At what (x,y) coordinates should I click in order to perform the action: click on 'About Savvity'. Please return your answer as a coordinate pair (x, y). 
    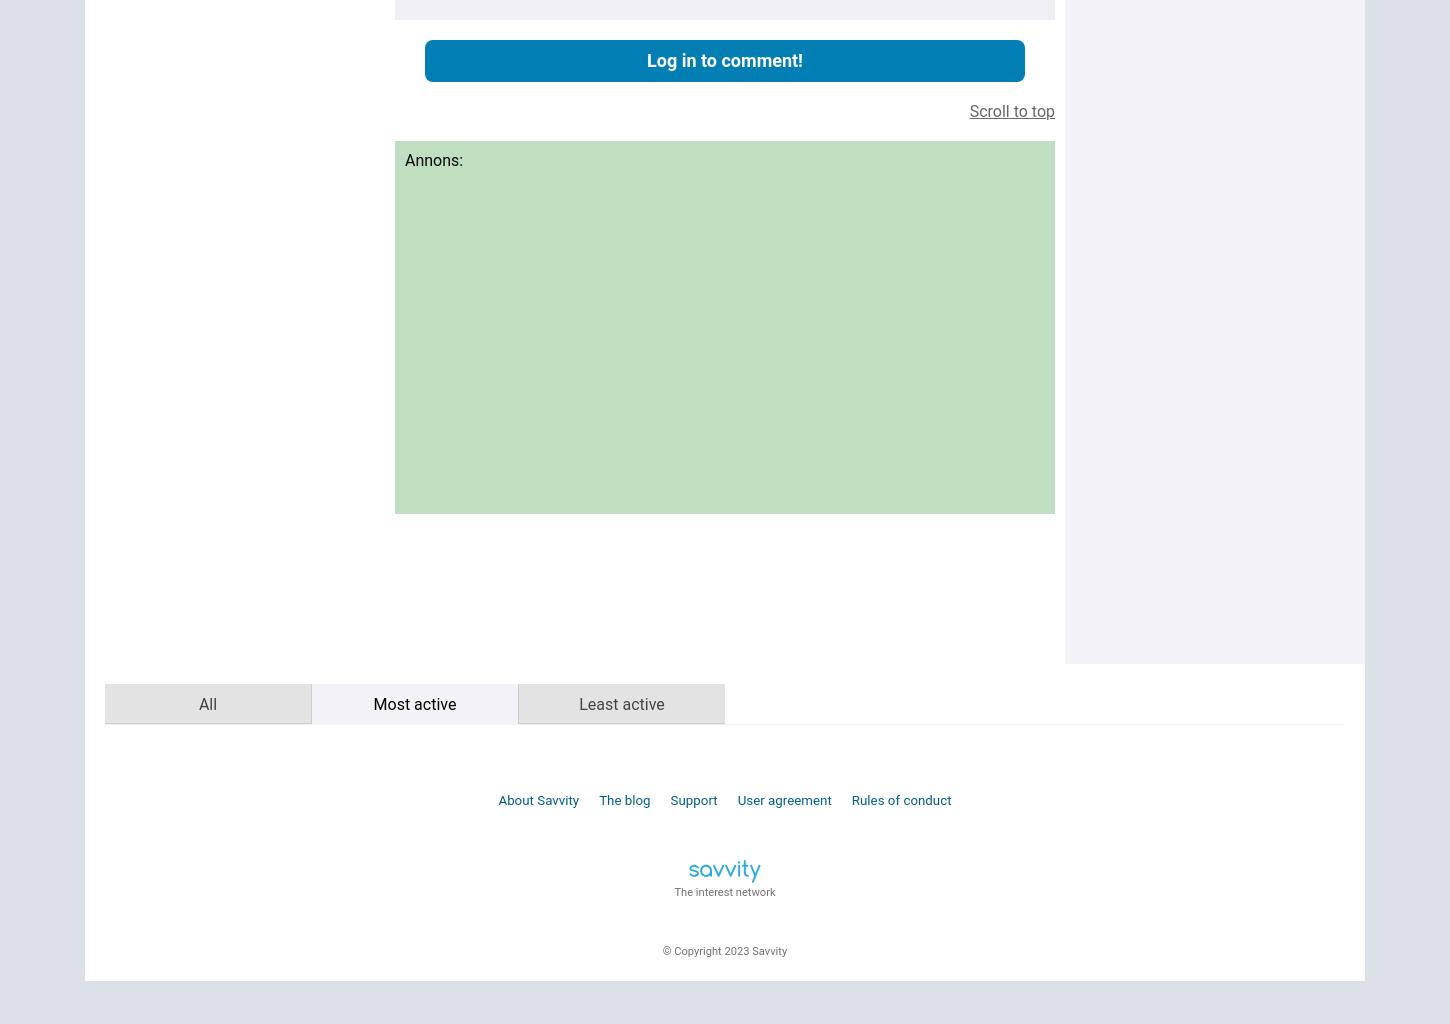
    Looking at the image, I should click on (538, 799).